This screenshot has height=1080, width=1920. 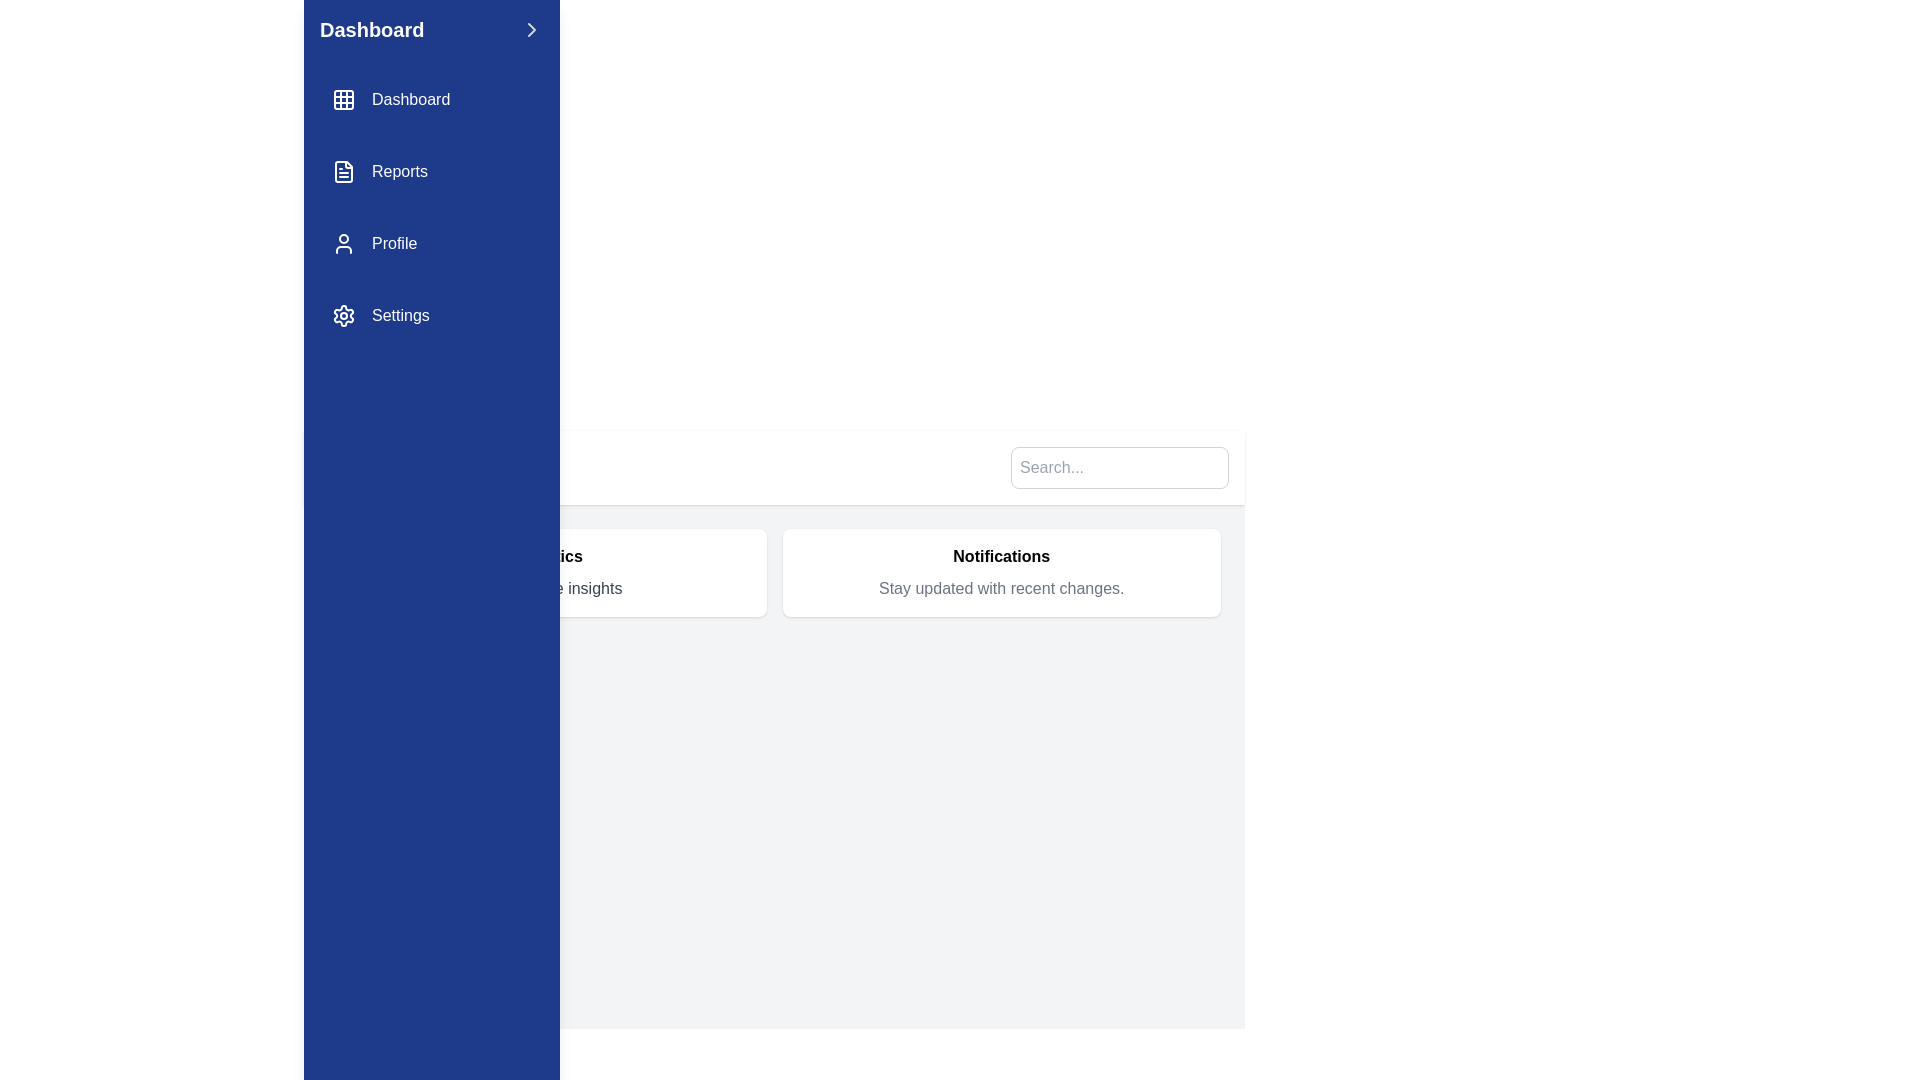 What do you see at coordinates (394, 242) in the screenshot?
I see `the 'Profile' text label in the navigation menu` at bounding box center [394, 242].